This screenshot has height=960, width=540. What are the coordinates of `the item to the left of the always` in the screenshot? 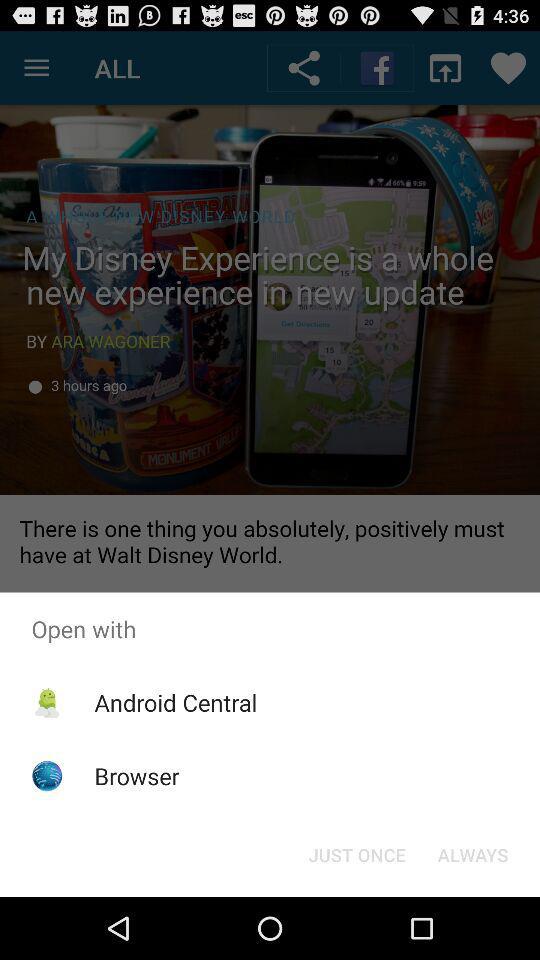 It's located at (356, 853).